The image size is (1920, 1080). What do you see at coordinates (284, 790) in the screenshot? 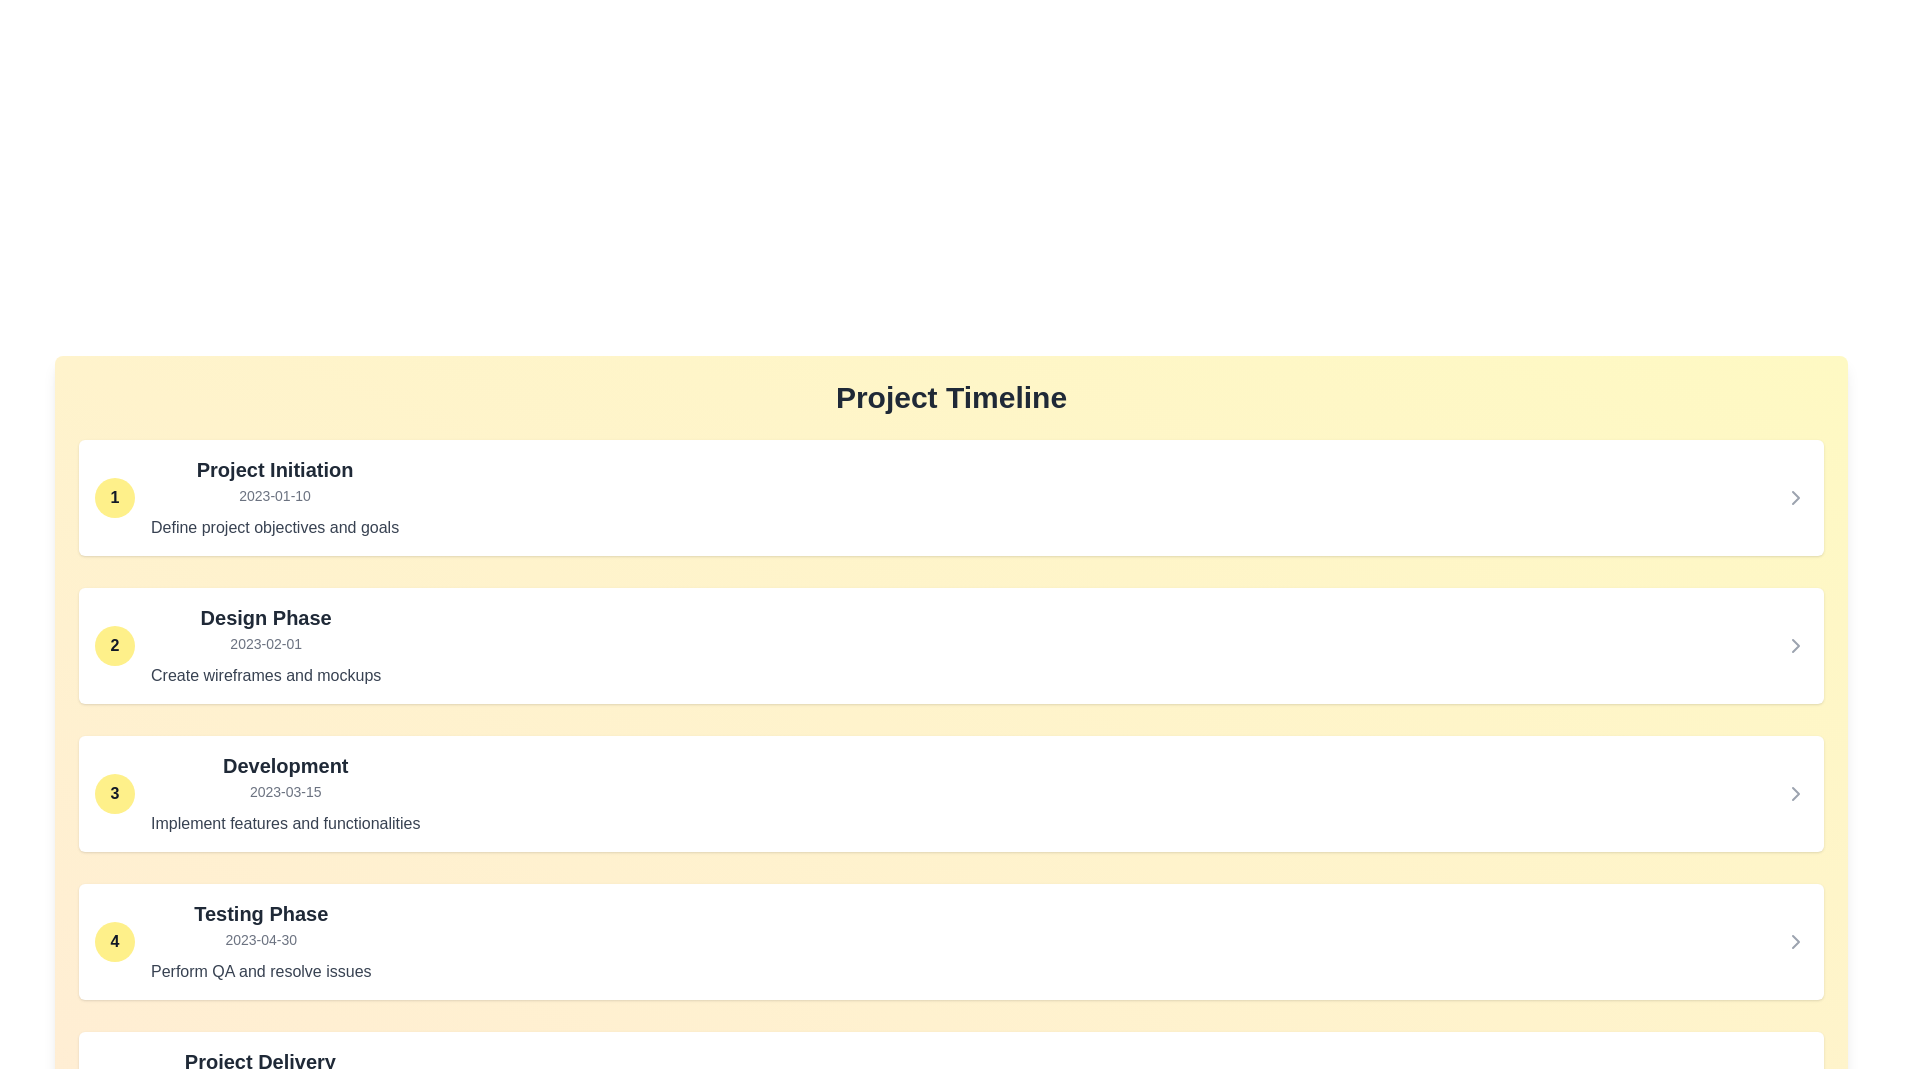
I see `the date text label '2023-03-15', which is displayed in a smaller gray font within the third task card under the 'Development' heading` at bounding box center [284, 790].